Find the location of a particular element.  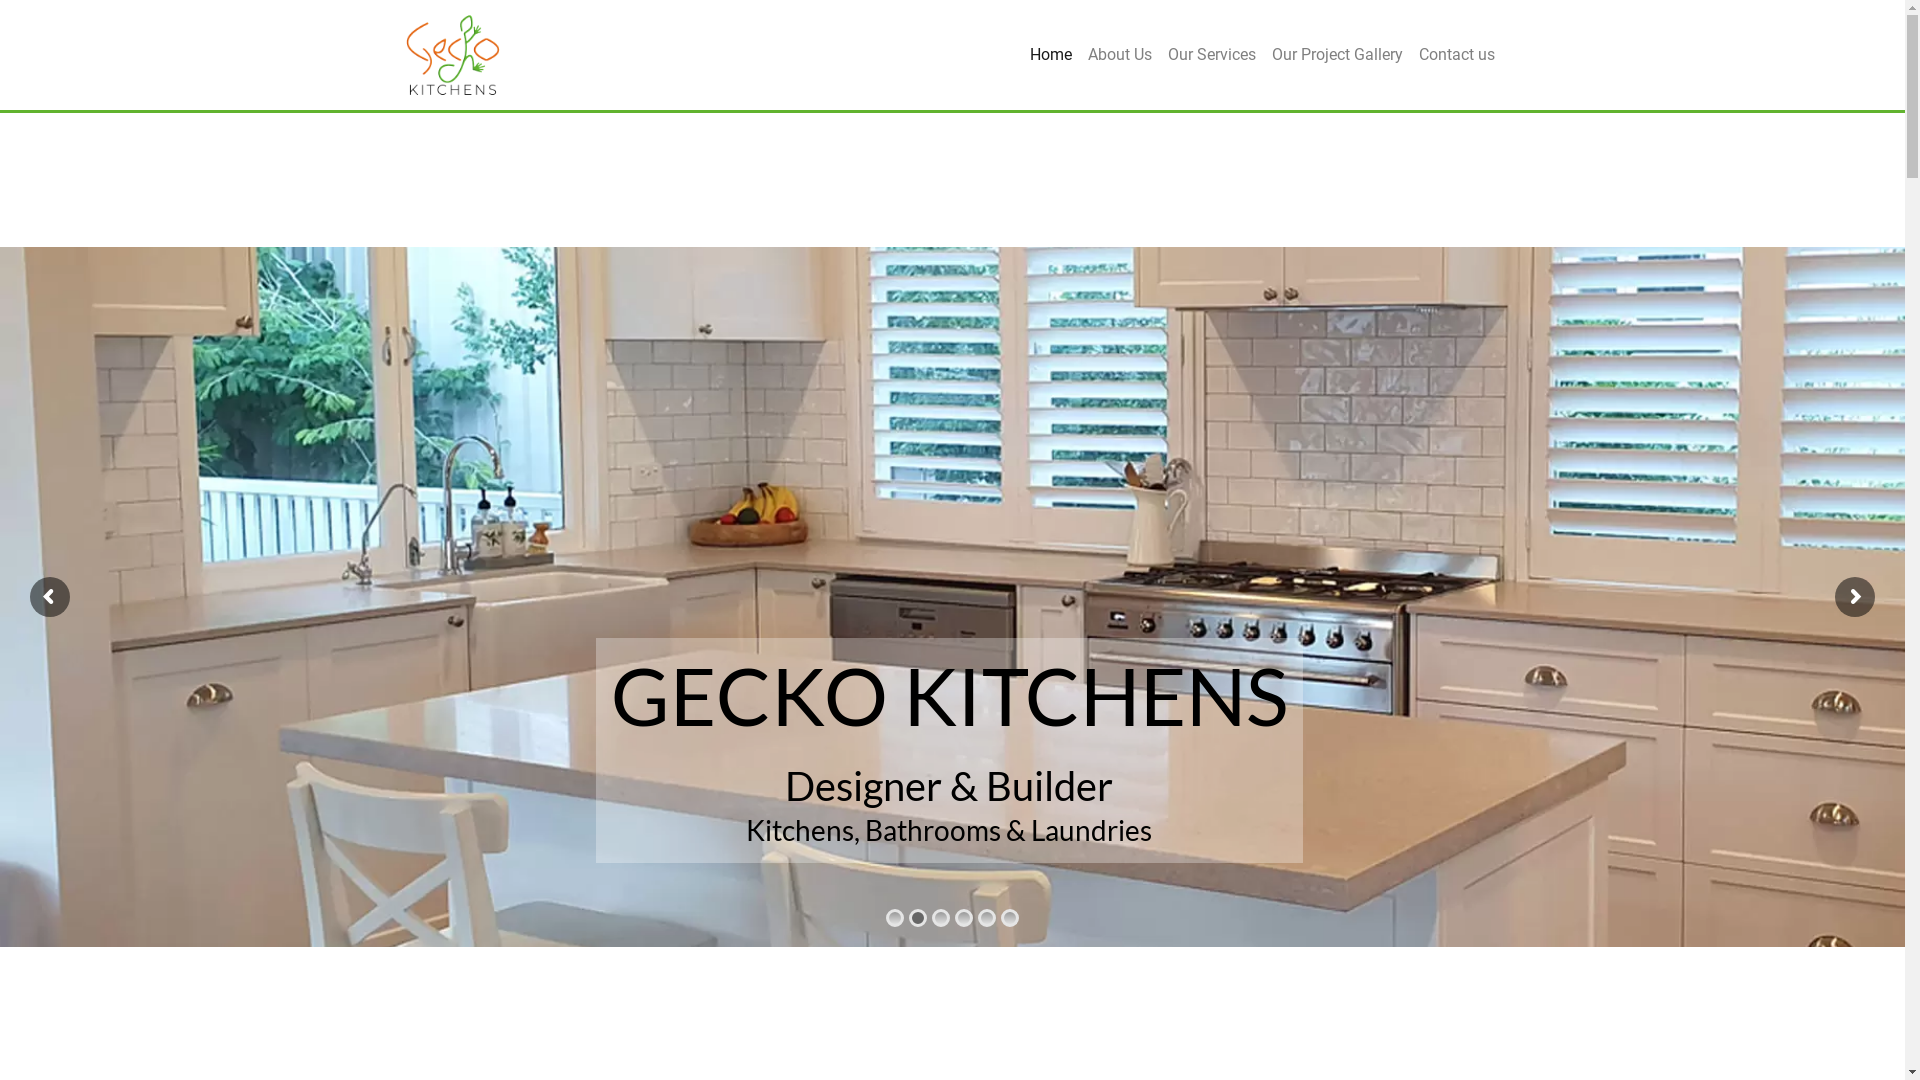

'Contact us' is located at coordinates (1455, 53).